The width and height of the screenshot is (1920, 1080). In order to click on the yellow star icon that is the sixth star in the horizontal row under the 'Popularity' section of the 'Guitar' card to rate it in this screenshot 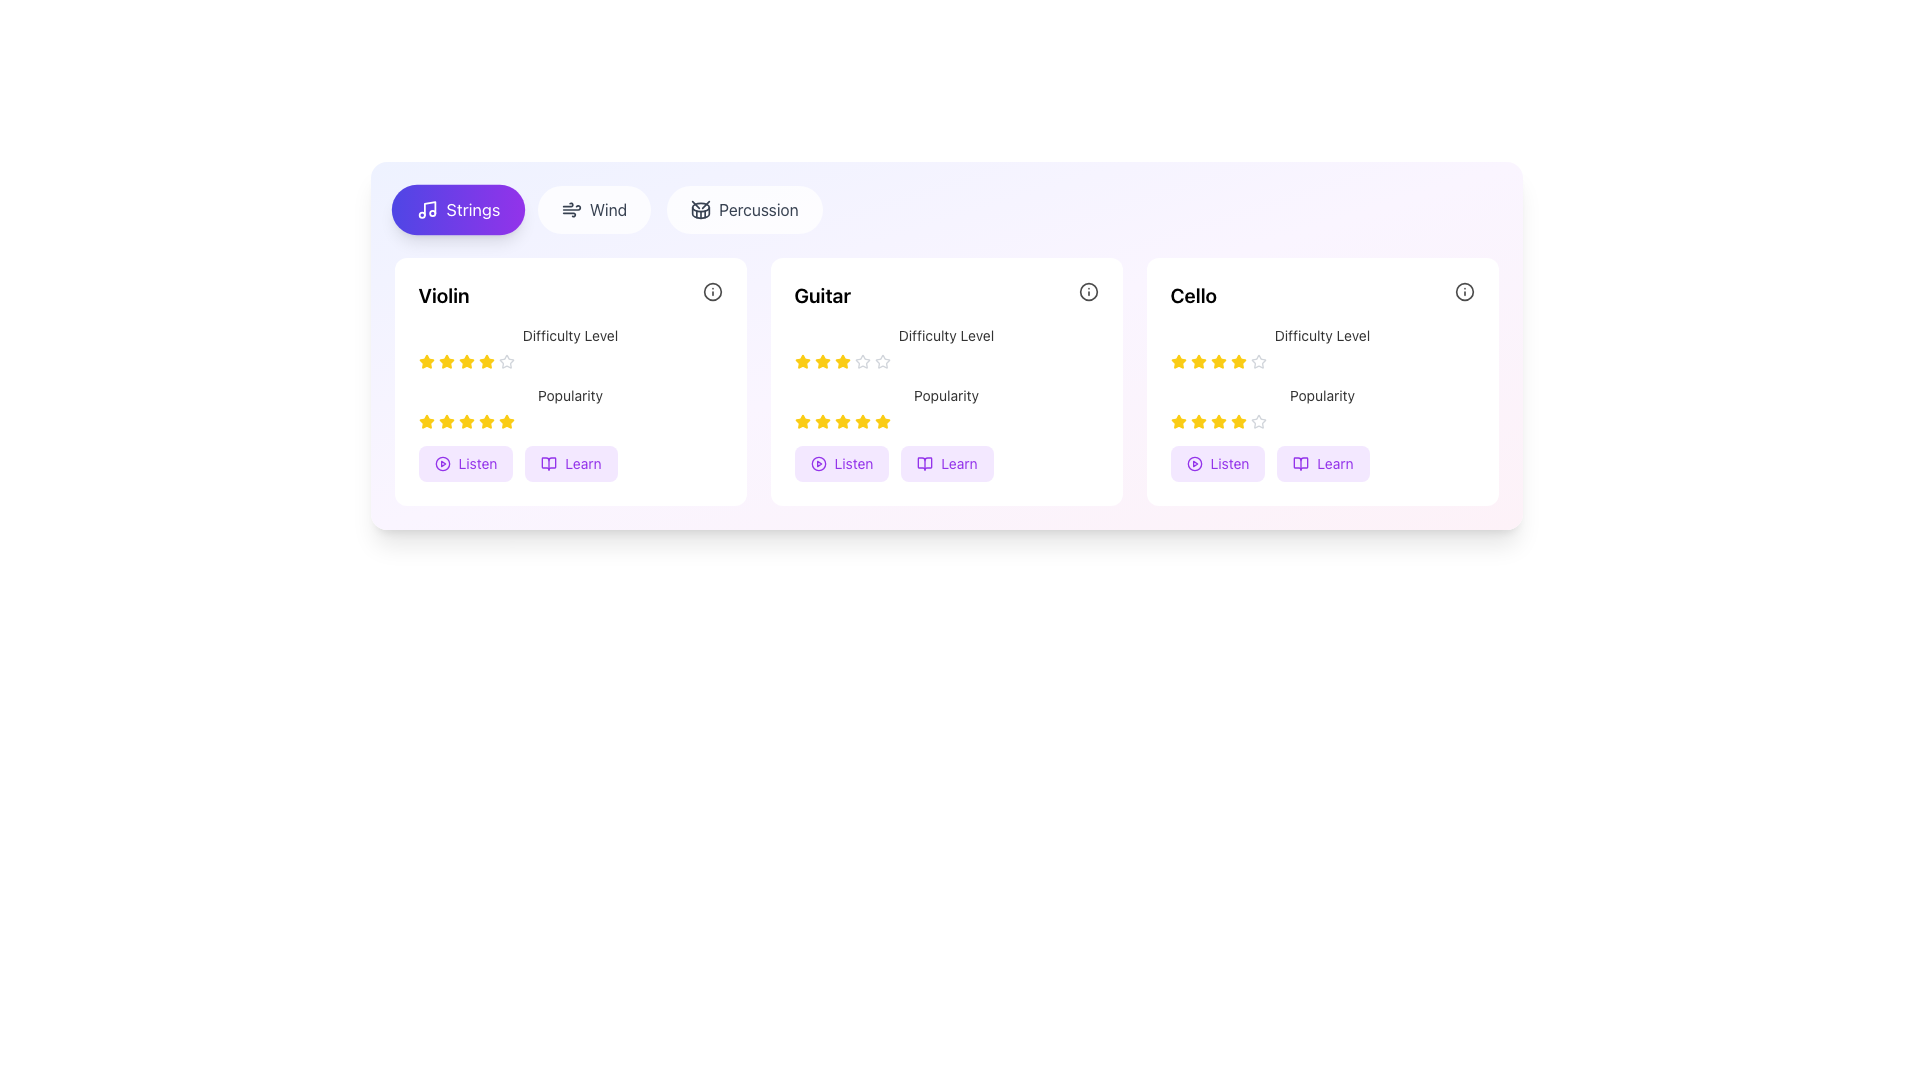, I will do `click(862, 420)`.